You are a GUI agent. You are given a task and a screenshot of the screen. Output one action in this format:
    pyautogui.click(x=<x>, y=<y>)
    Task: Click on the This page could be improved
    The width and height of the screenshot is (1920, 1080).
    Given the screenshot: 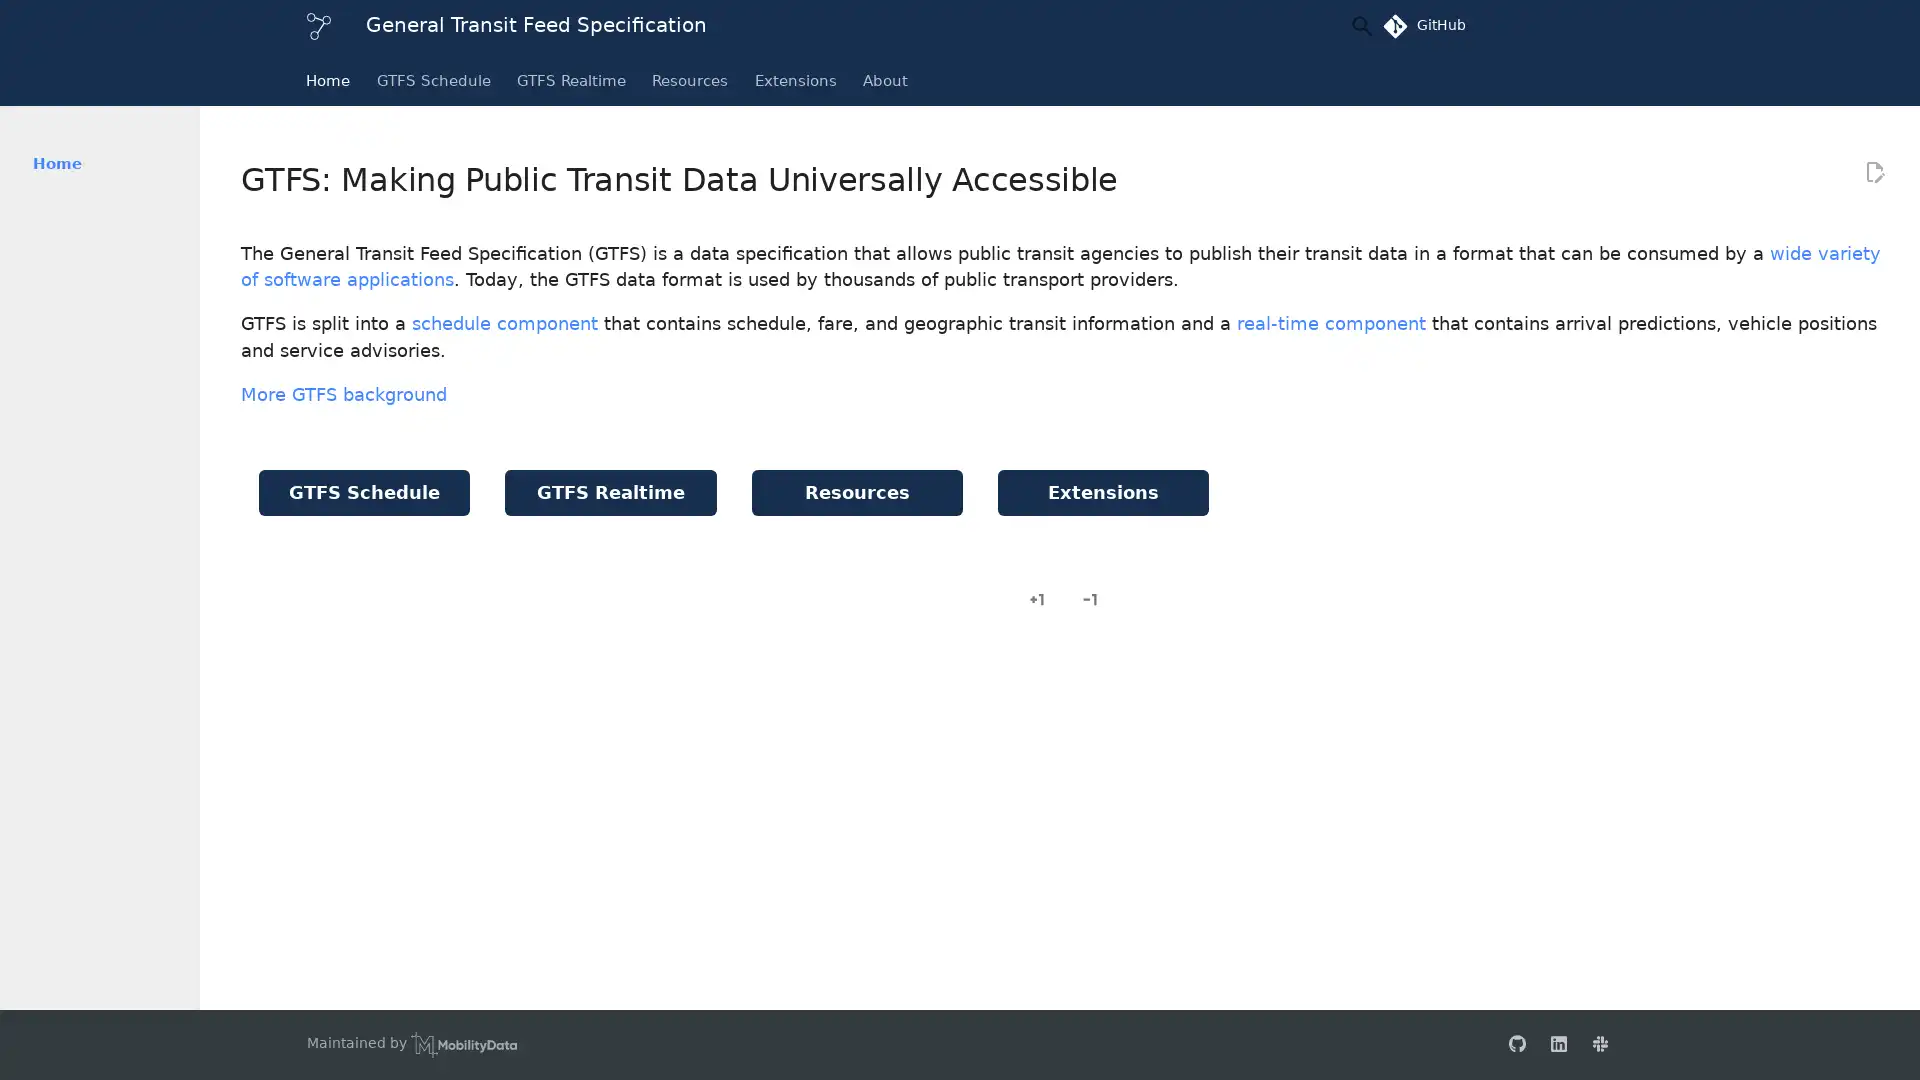 What is the action you would take?
    pyautogui.click(x=1088, y=597)
    